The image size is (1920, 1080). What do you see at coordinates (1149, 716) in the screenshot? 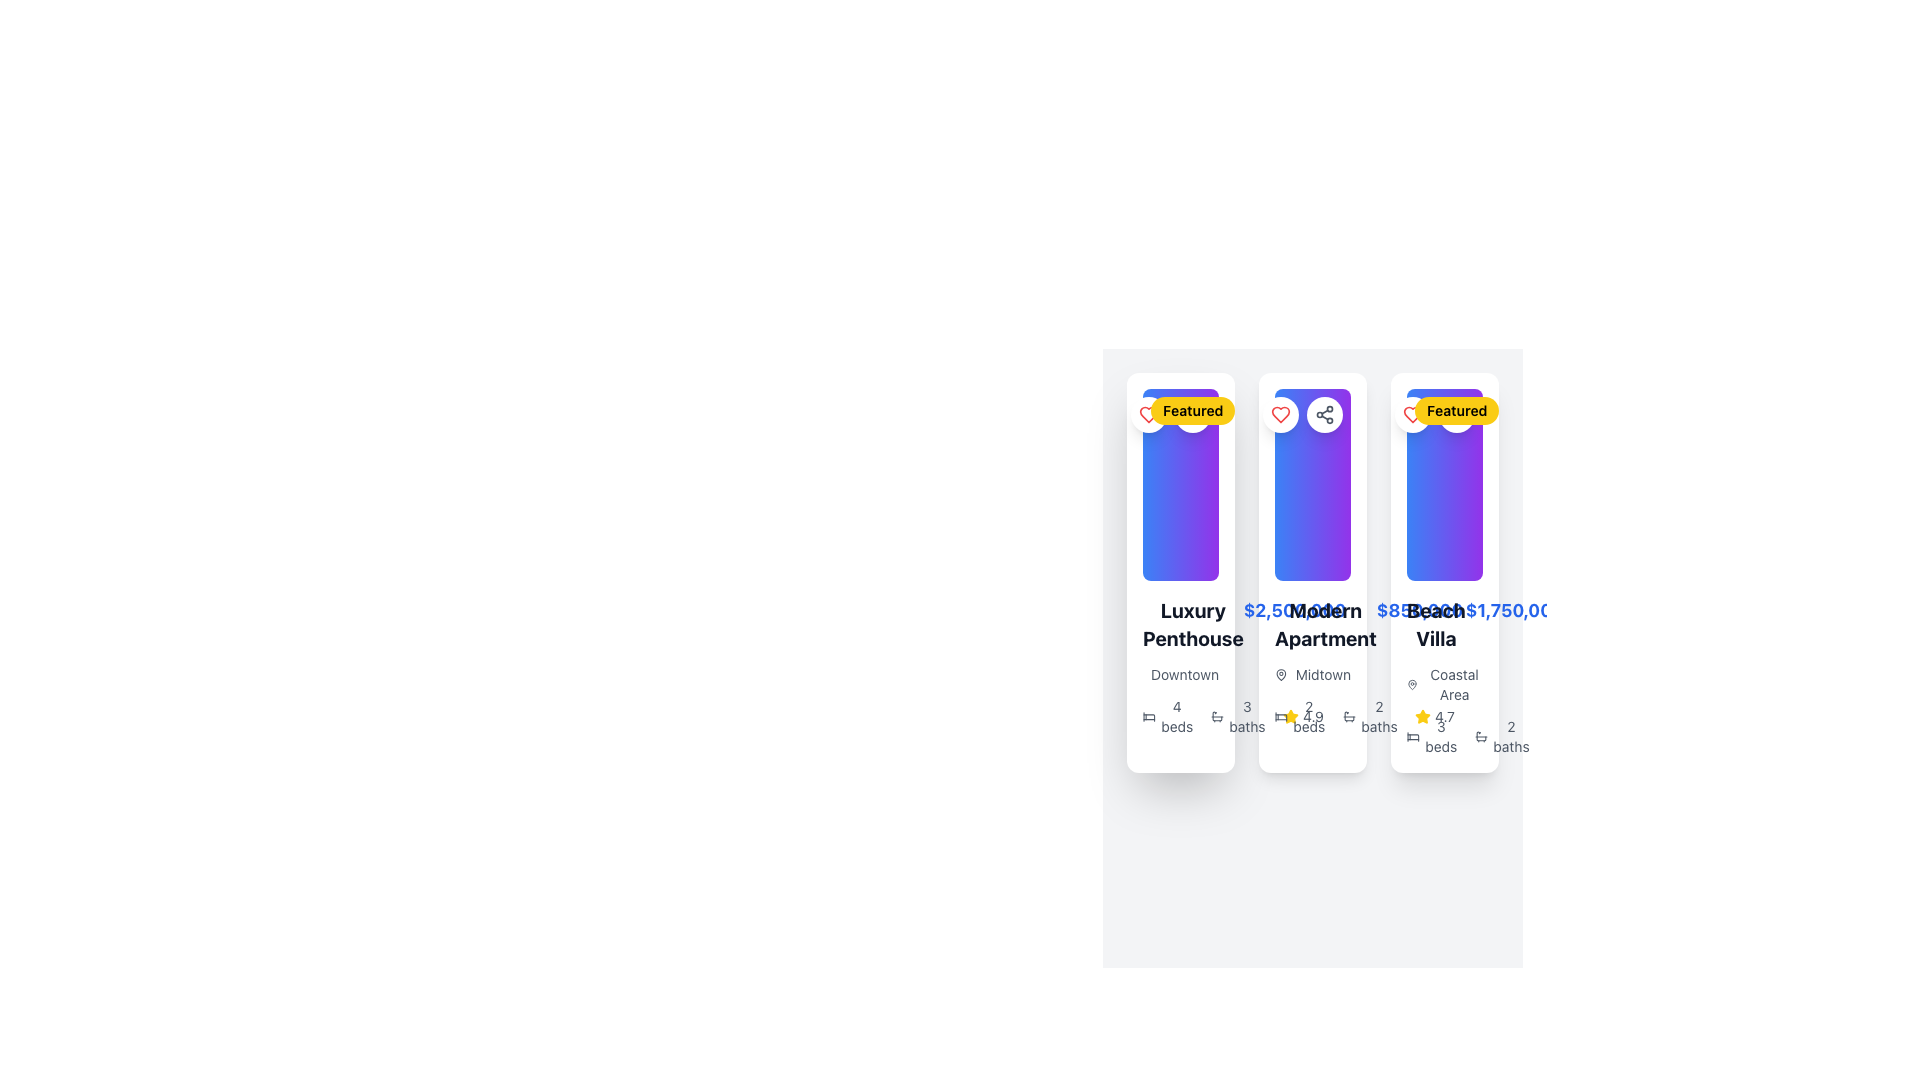
I see `the SVG icon representing a bed, which is located to the left of the '4 beds' label within the property card details section` at bounding box center [1149, 716].